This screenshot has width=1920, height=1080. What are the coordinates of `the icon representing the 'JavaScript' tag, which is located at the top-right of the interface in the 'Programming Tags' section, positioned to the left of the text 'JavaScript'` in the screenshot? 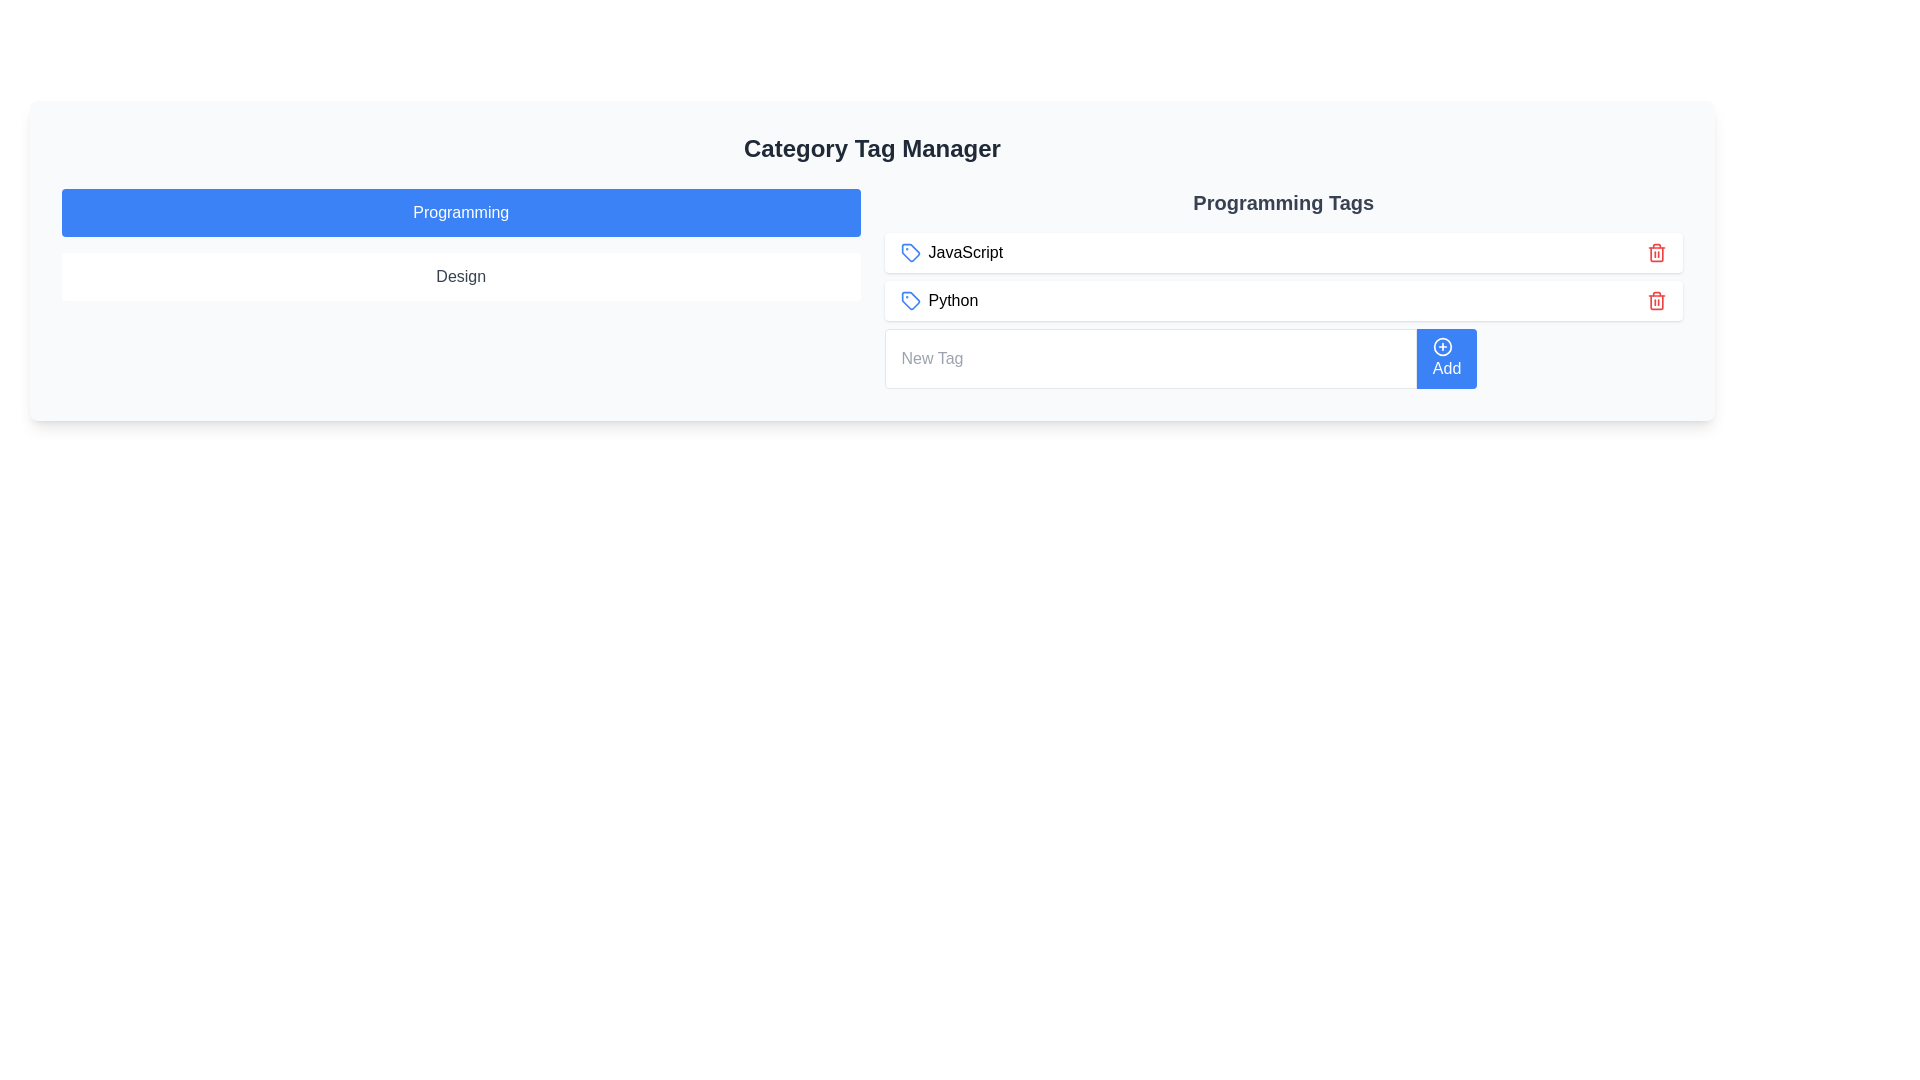 It's located at (909, 252).